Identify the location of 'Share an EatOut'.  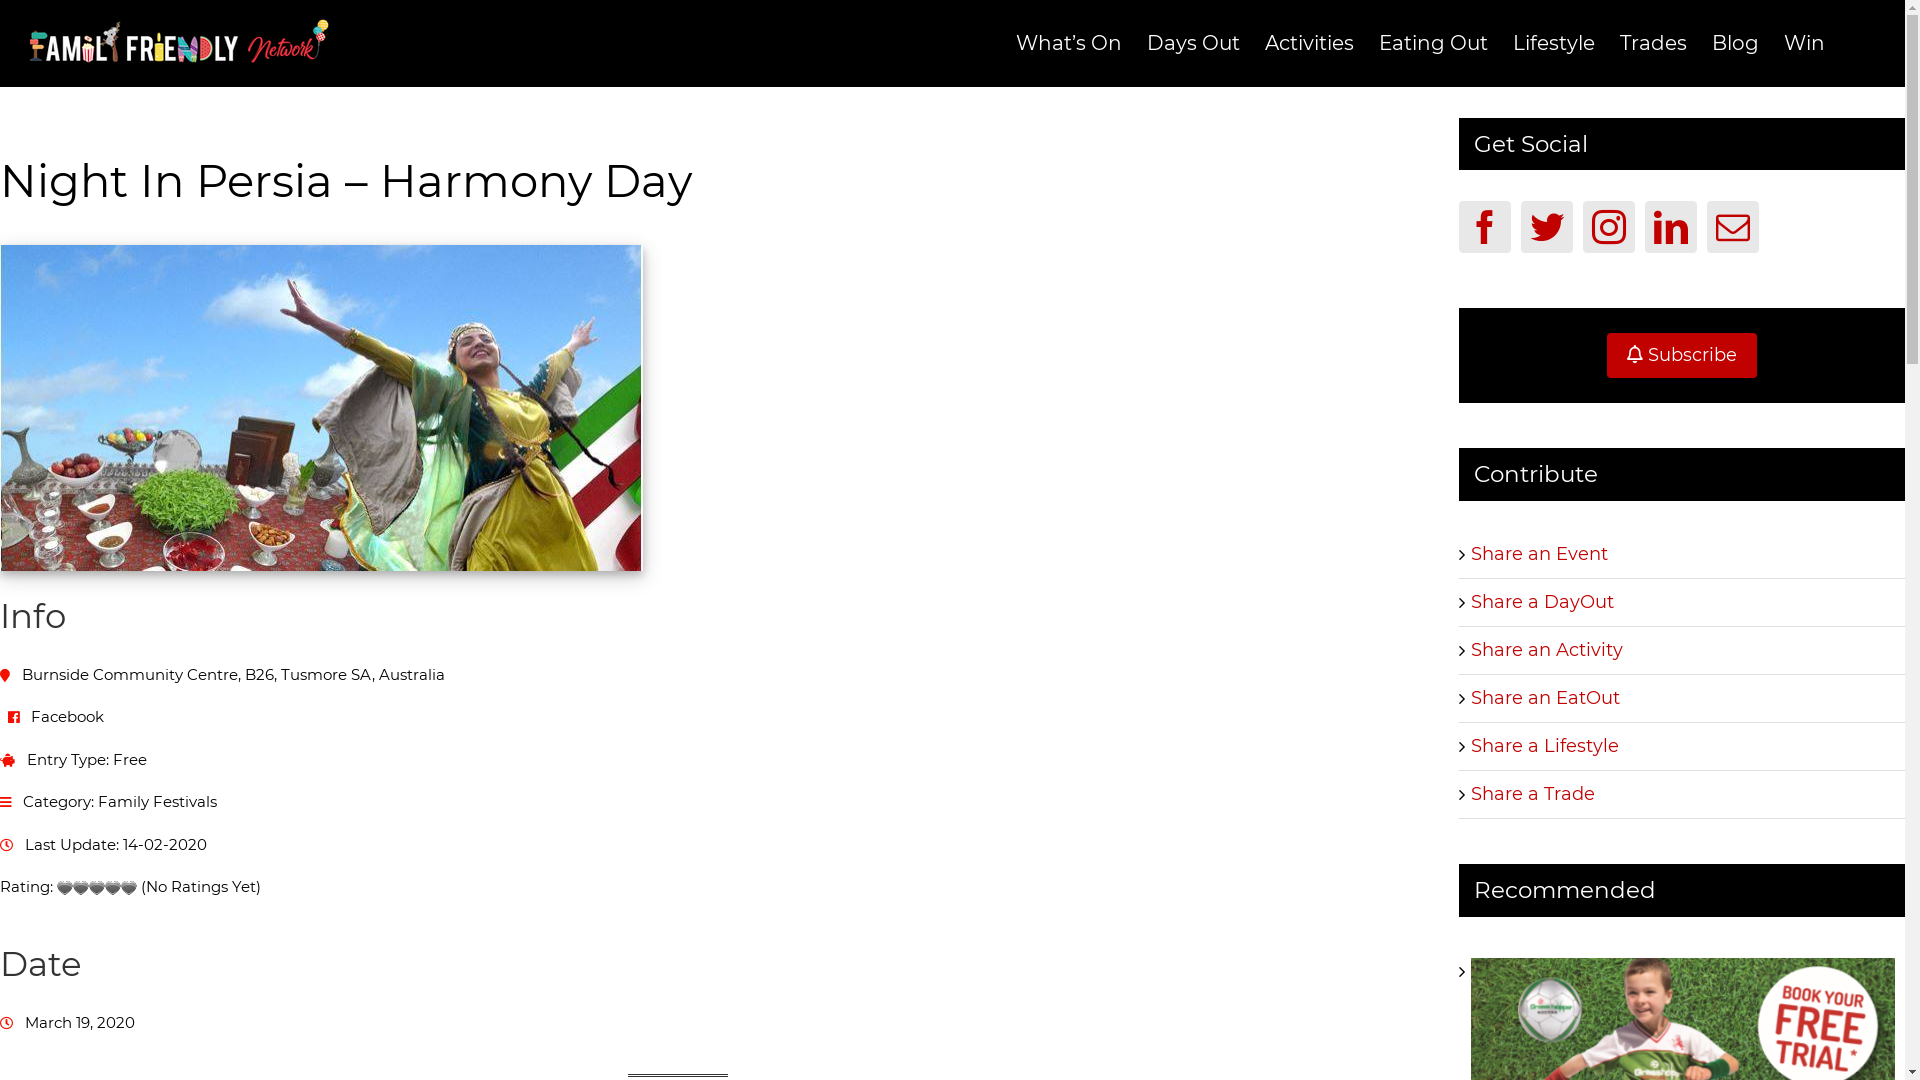
(1544, 697).